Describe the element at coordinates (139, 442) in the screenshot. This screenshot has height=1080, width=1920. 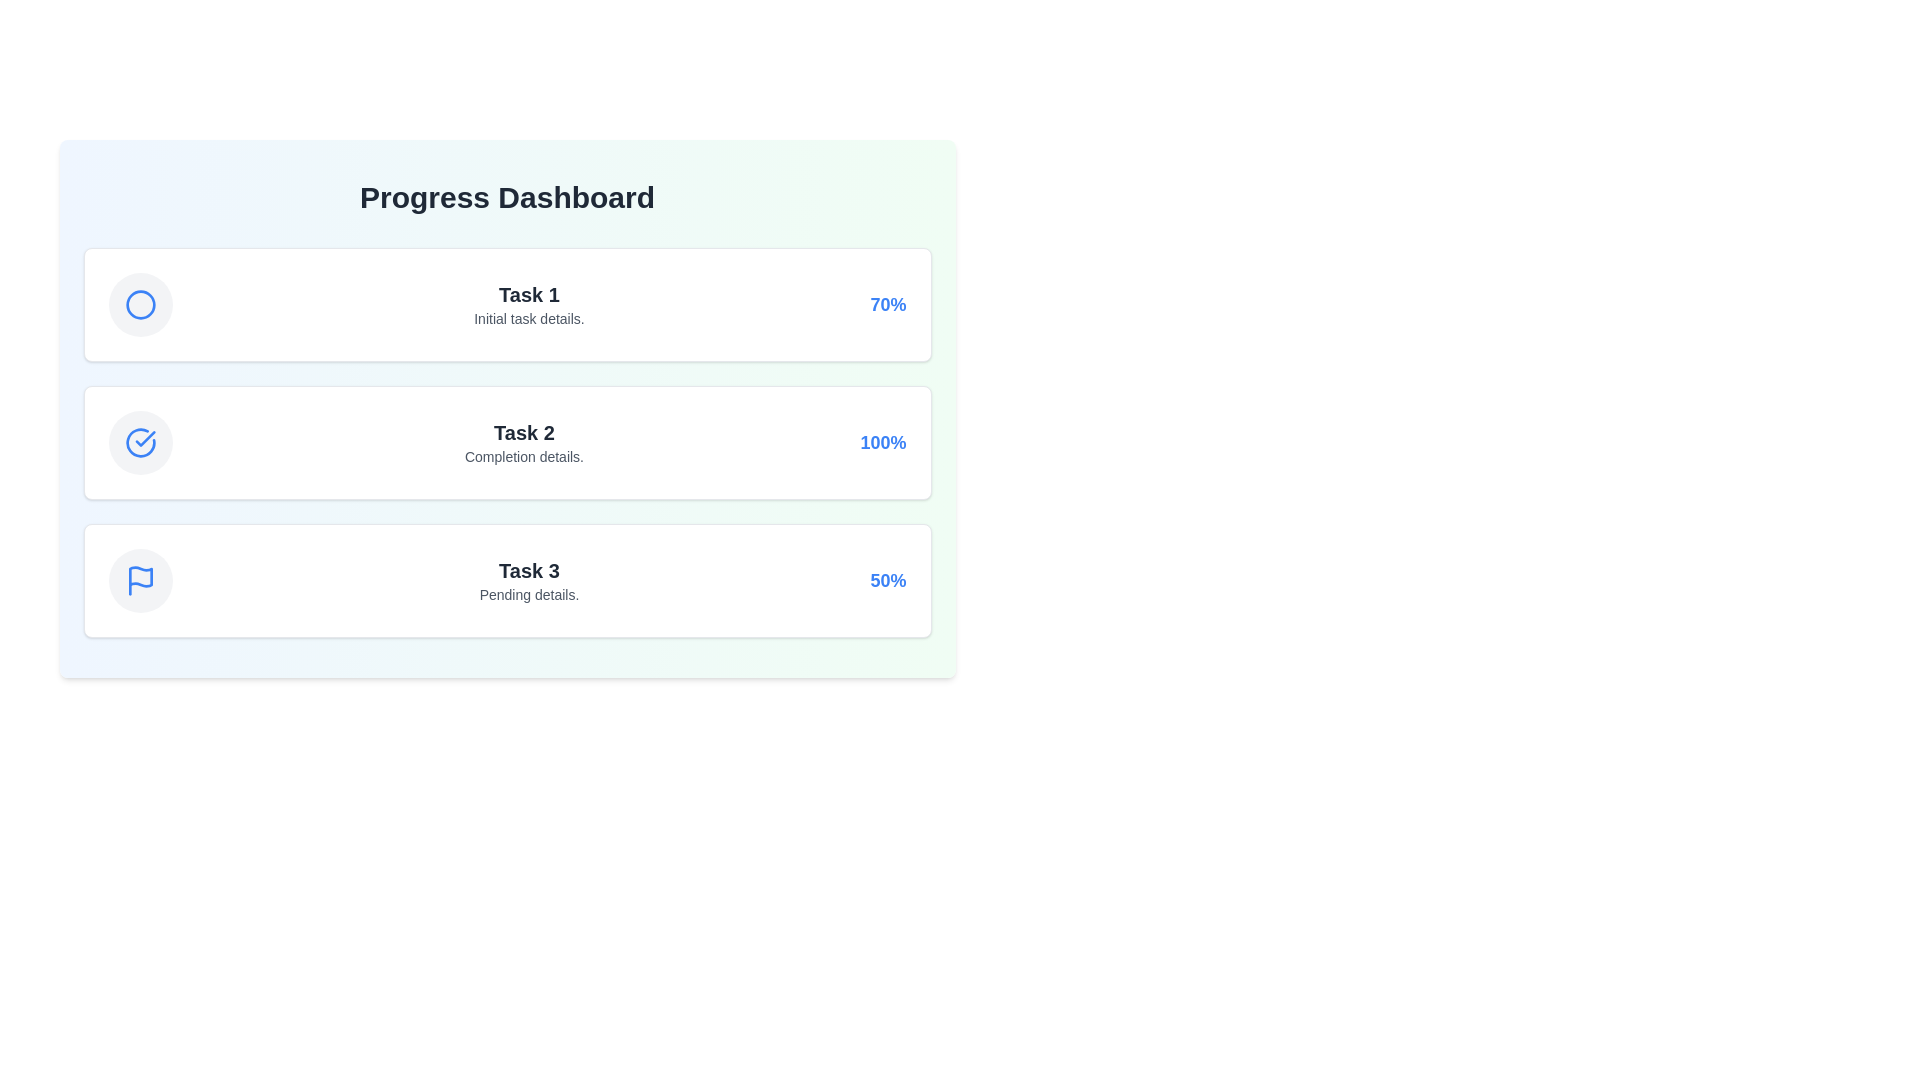
I see `the circular checkmark icon styled in blue, which is the second icon in the vertical list associated with 'Task 2' labeled 'Completion details.'` at that location.